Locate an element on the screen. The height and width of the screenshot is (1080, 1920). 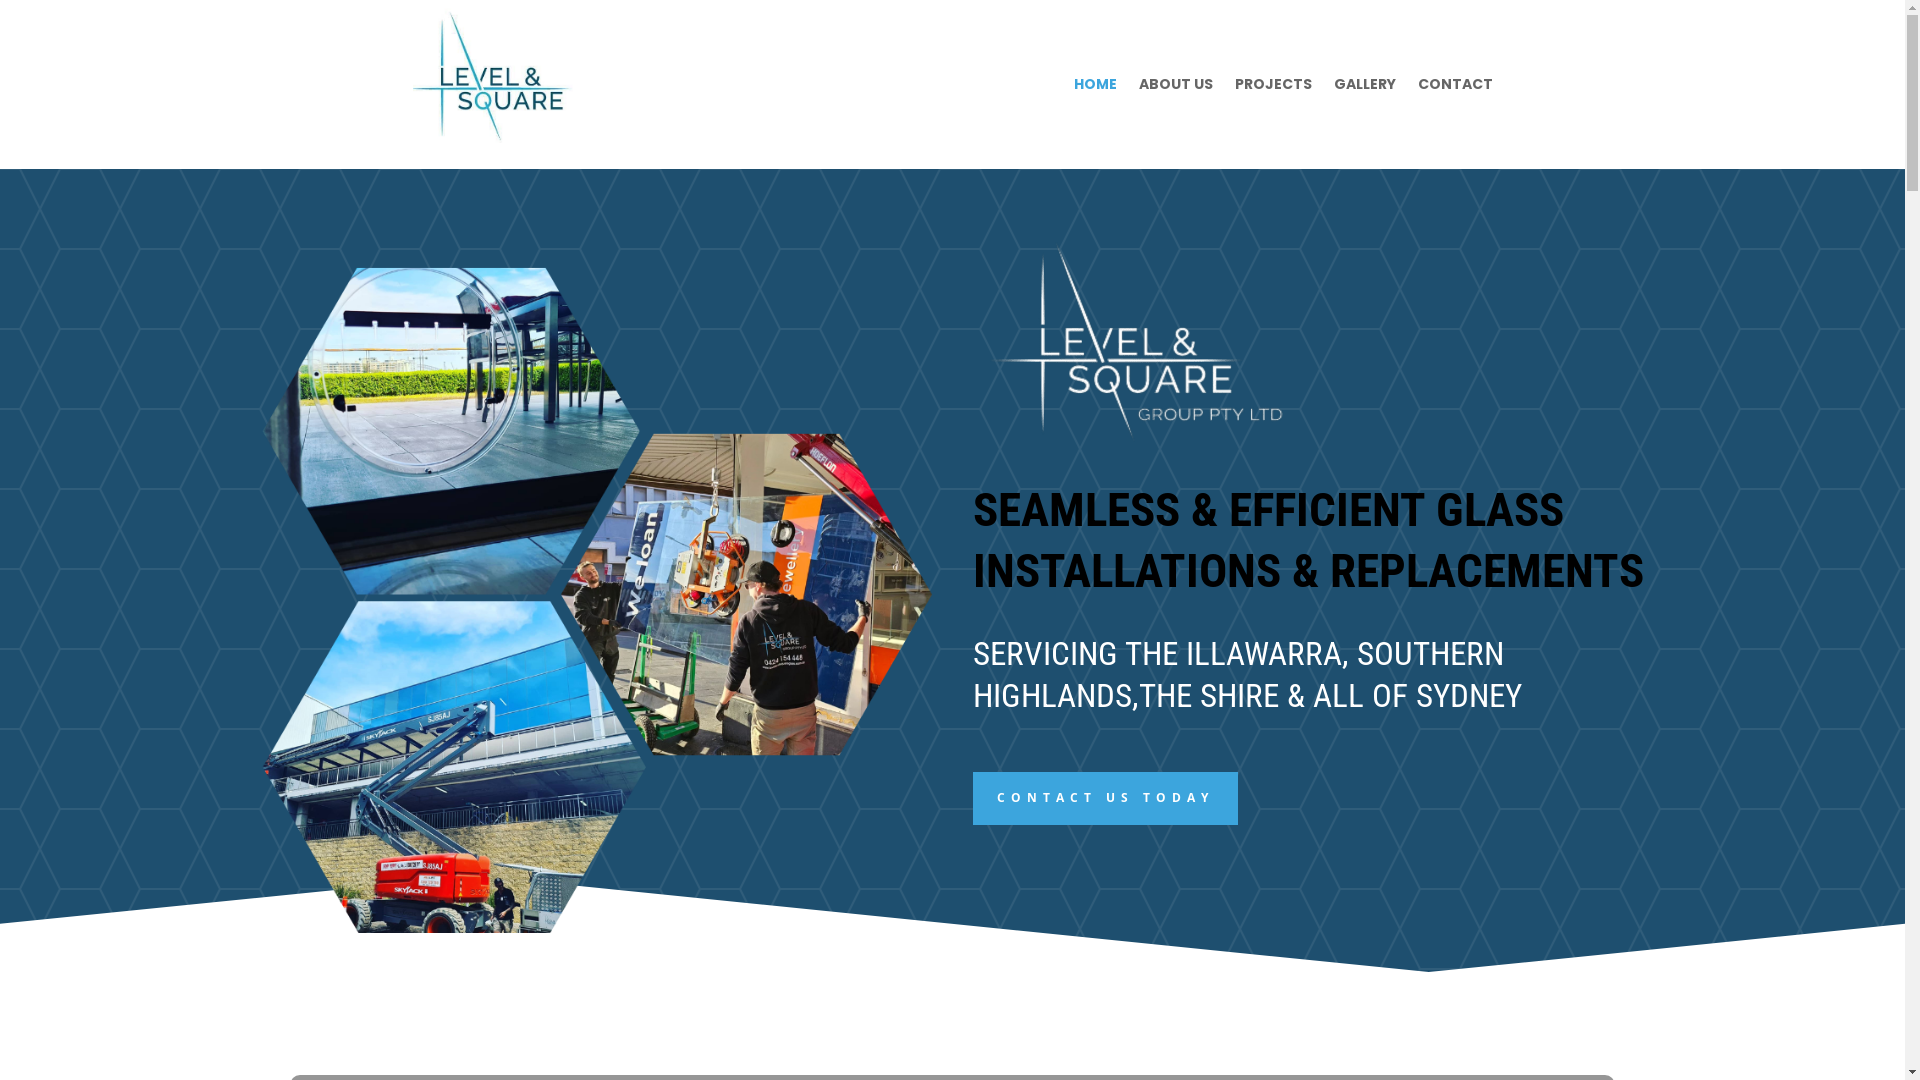
'HOME' is located at coordinates (1094, 83).